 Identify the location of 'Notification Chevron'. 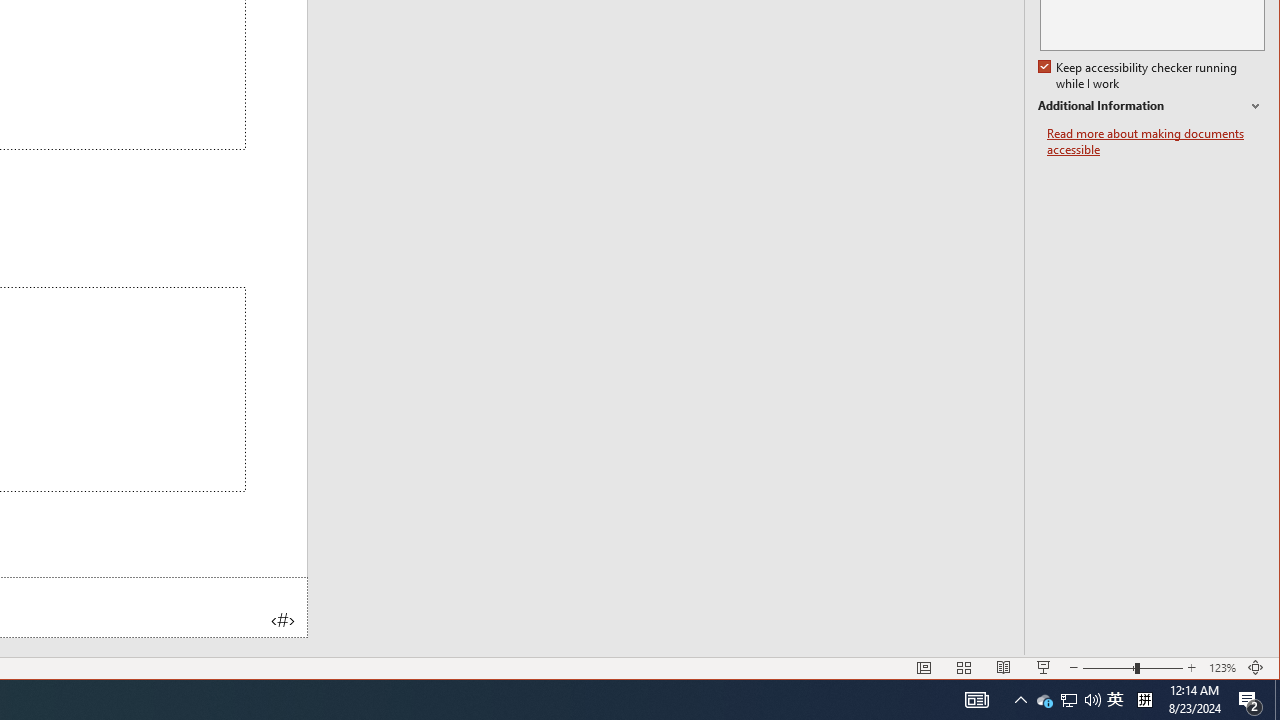
(1020, 698).